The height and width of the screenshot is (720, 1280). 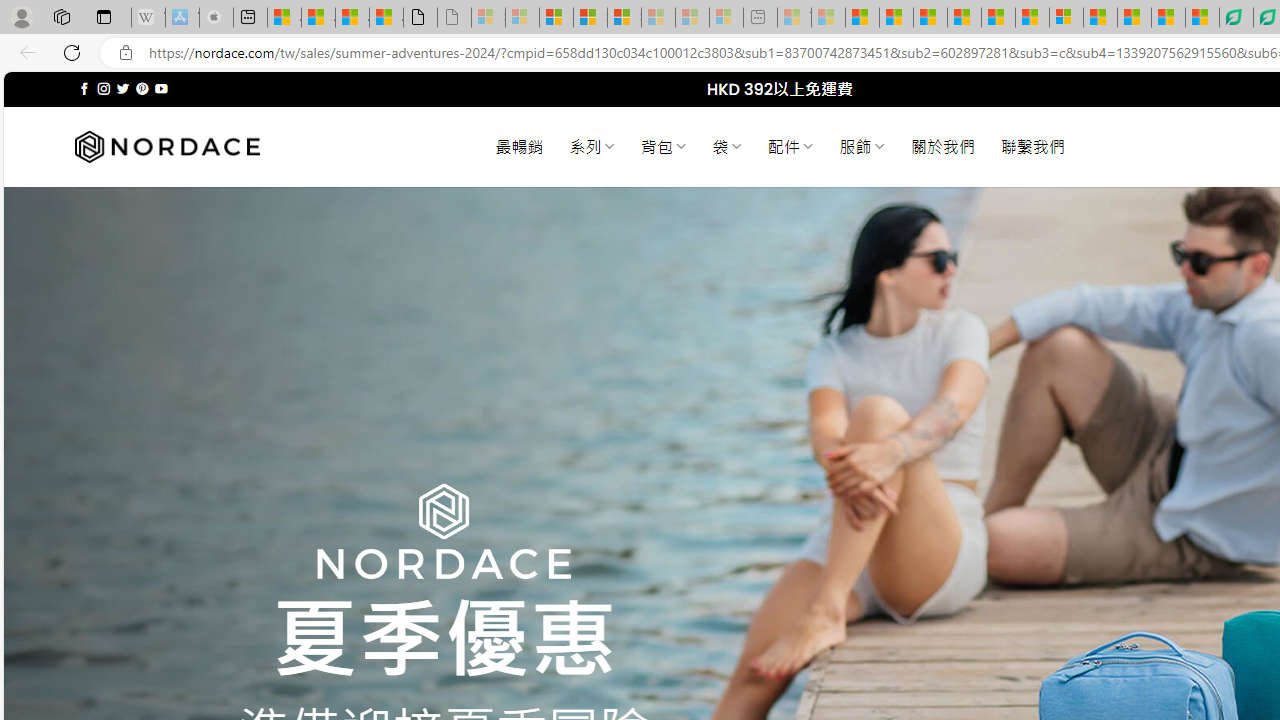 What do you see at coordinates (161, 88) in the screenshot?
I see `'Follow on YouTube'` at bounding box center [161, 88].